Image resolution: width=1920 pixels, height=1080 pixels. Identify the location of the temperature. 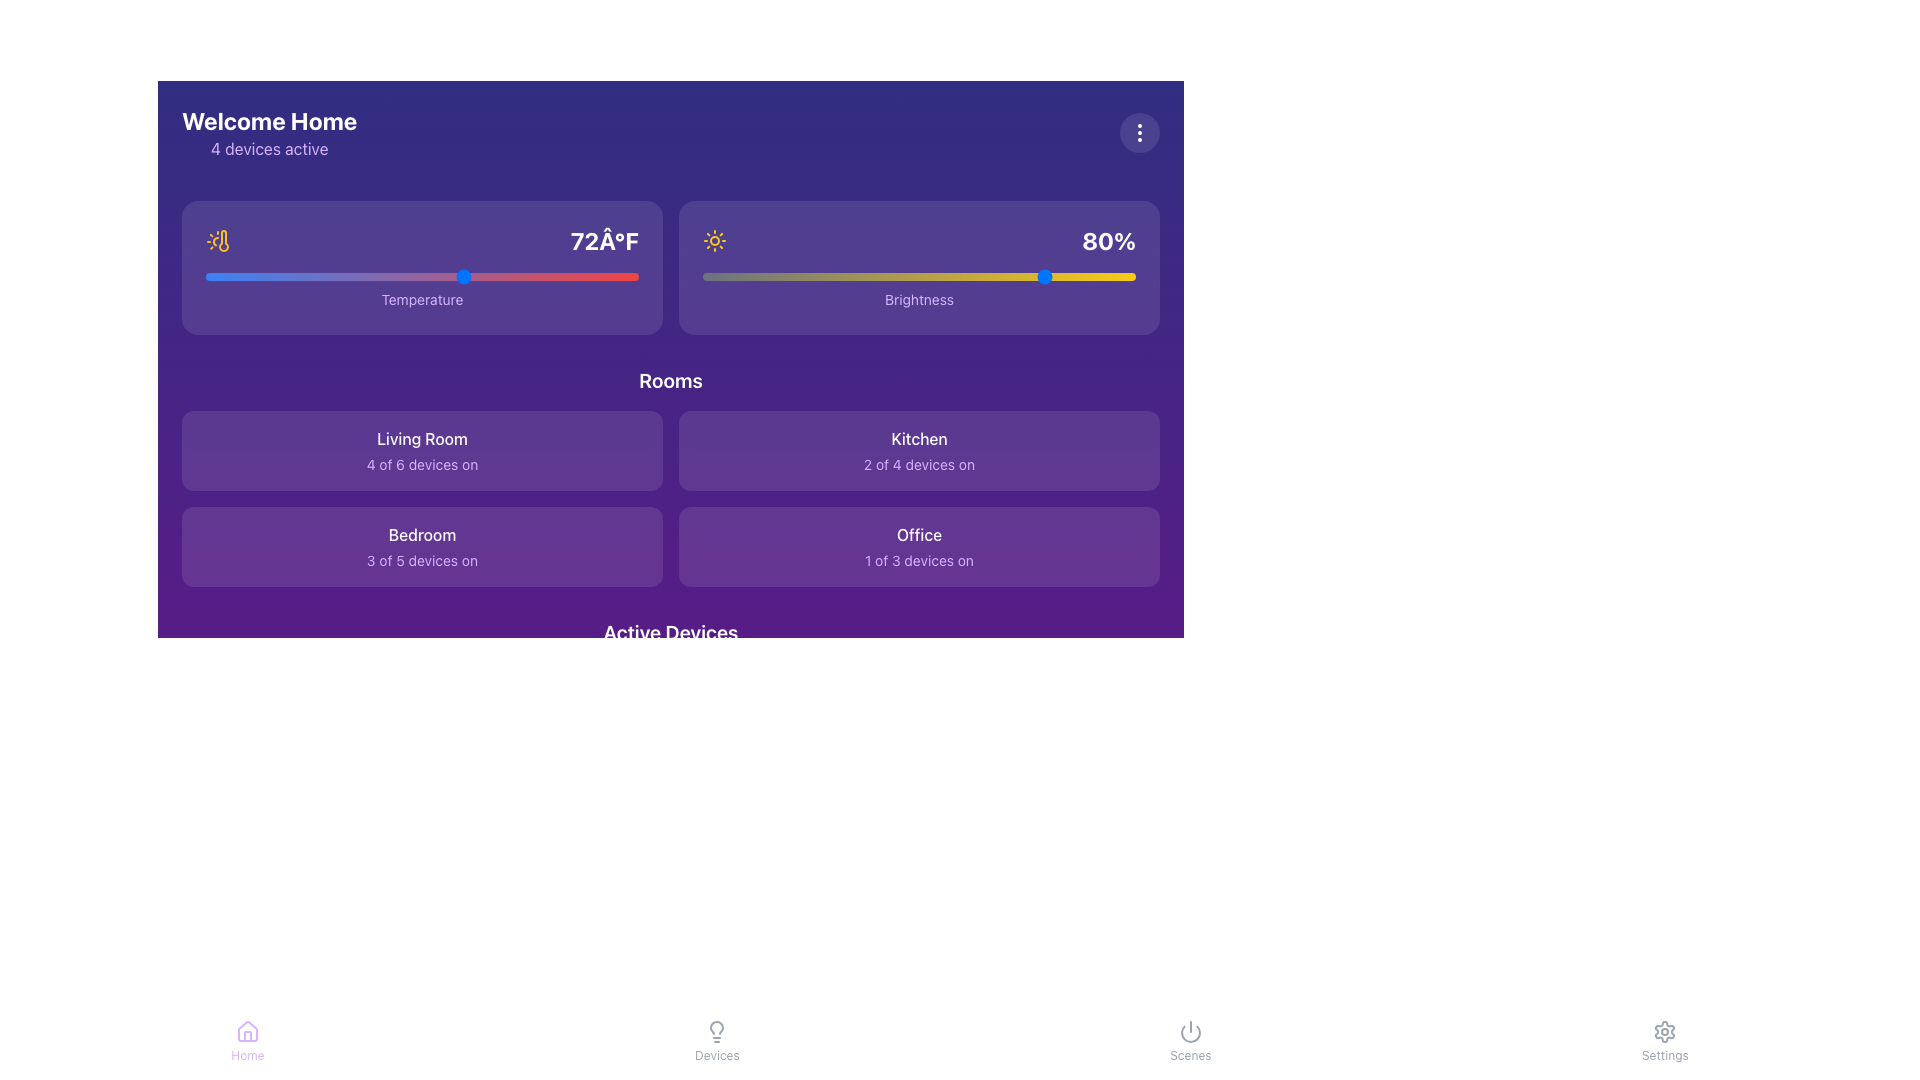
(269, 277).